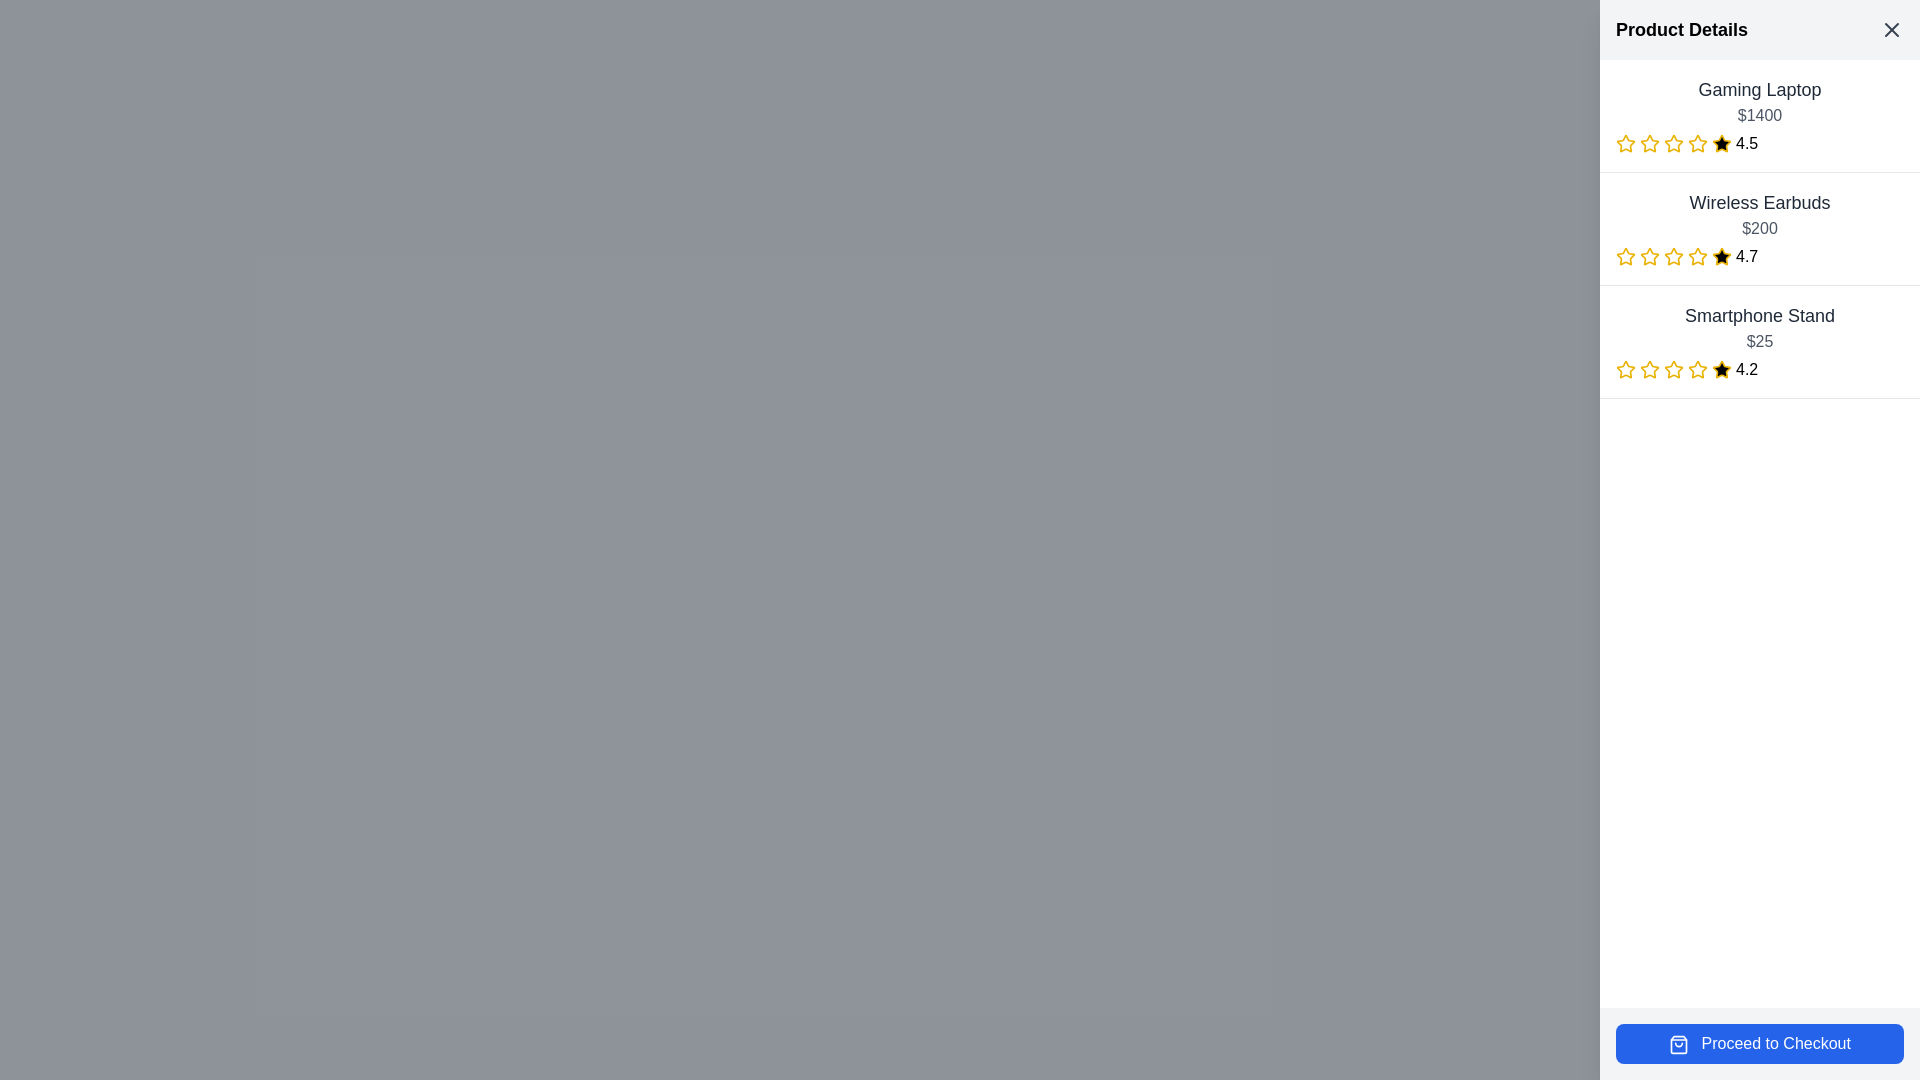  What do you see at coordinates (1760, 315) in the screenshot?
I see `text from the label titled 'Smartphone Stand', which is positioned centrally above the price '$25' and below the group heading 'Wireless Earbuds'` at bounding box center [1760, 315].